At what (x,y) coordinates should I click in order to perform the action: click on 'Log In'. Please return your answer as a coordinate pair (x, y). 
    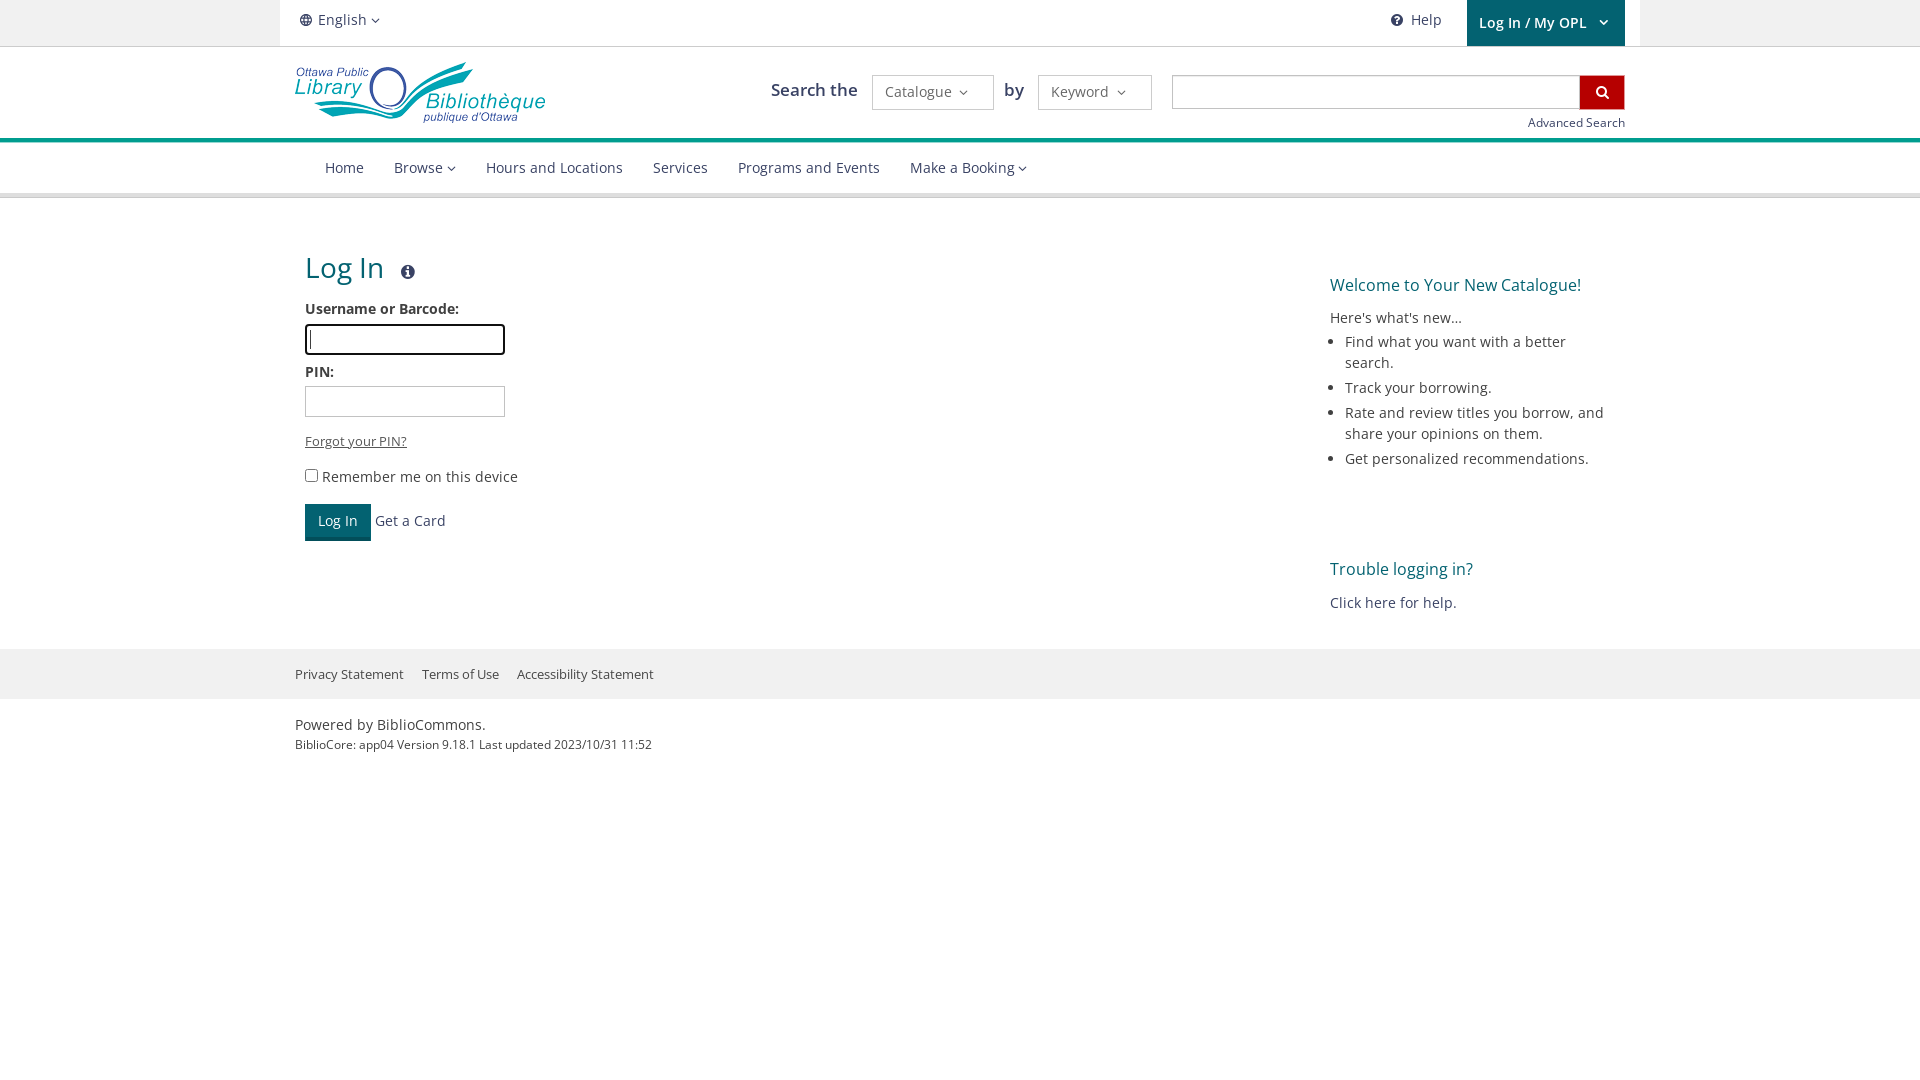
    Looking at the image, I should click on (337, 521).